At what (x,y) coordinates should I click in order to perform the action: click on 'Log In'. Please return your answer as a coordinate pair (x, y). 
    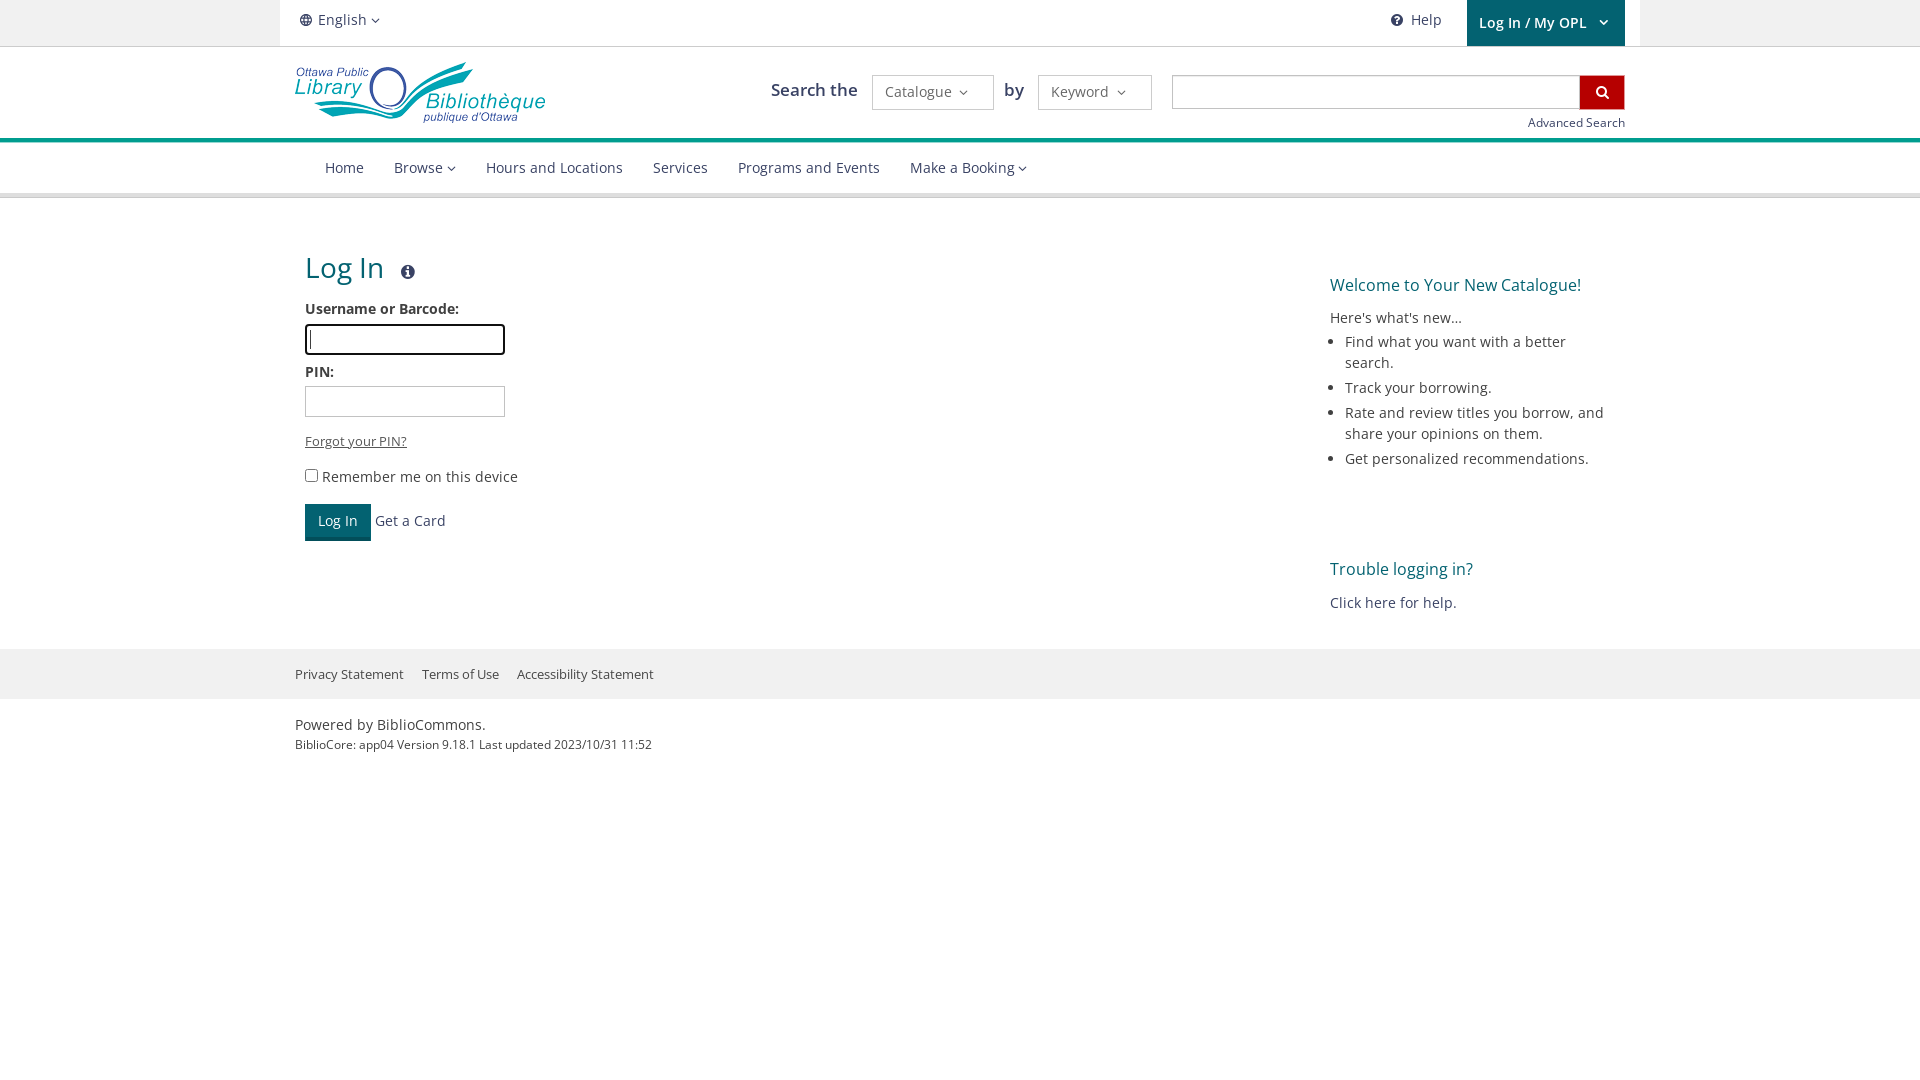
    Looking at the image, I should click on (337, 521).